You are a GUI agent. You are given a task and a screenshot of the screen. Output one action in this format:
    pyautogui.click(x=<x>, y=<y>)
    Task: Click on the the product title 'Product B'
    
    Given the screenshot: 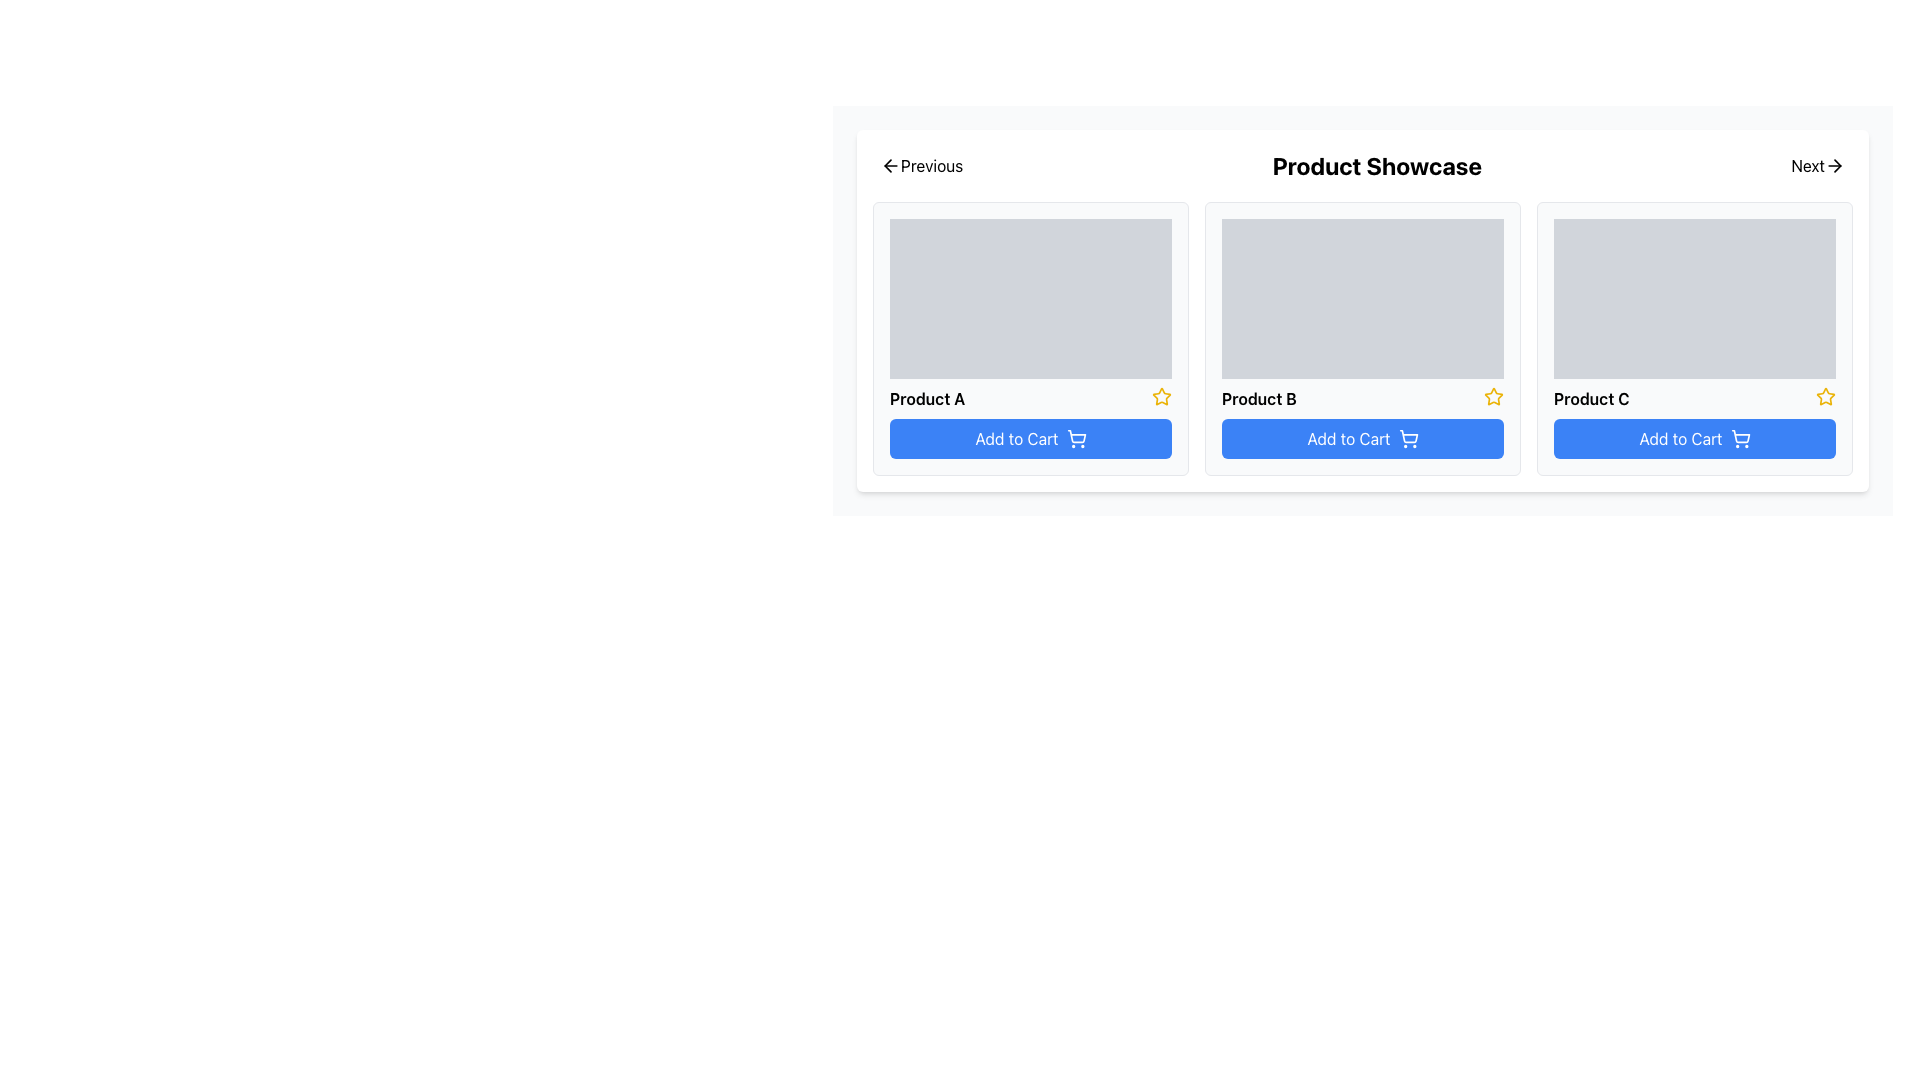 What is the action you would take?
    pyautogui.click(x=1362, y=398)
    